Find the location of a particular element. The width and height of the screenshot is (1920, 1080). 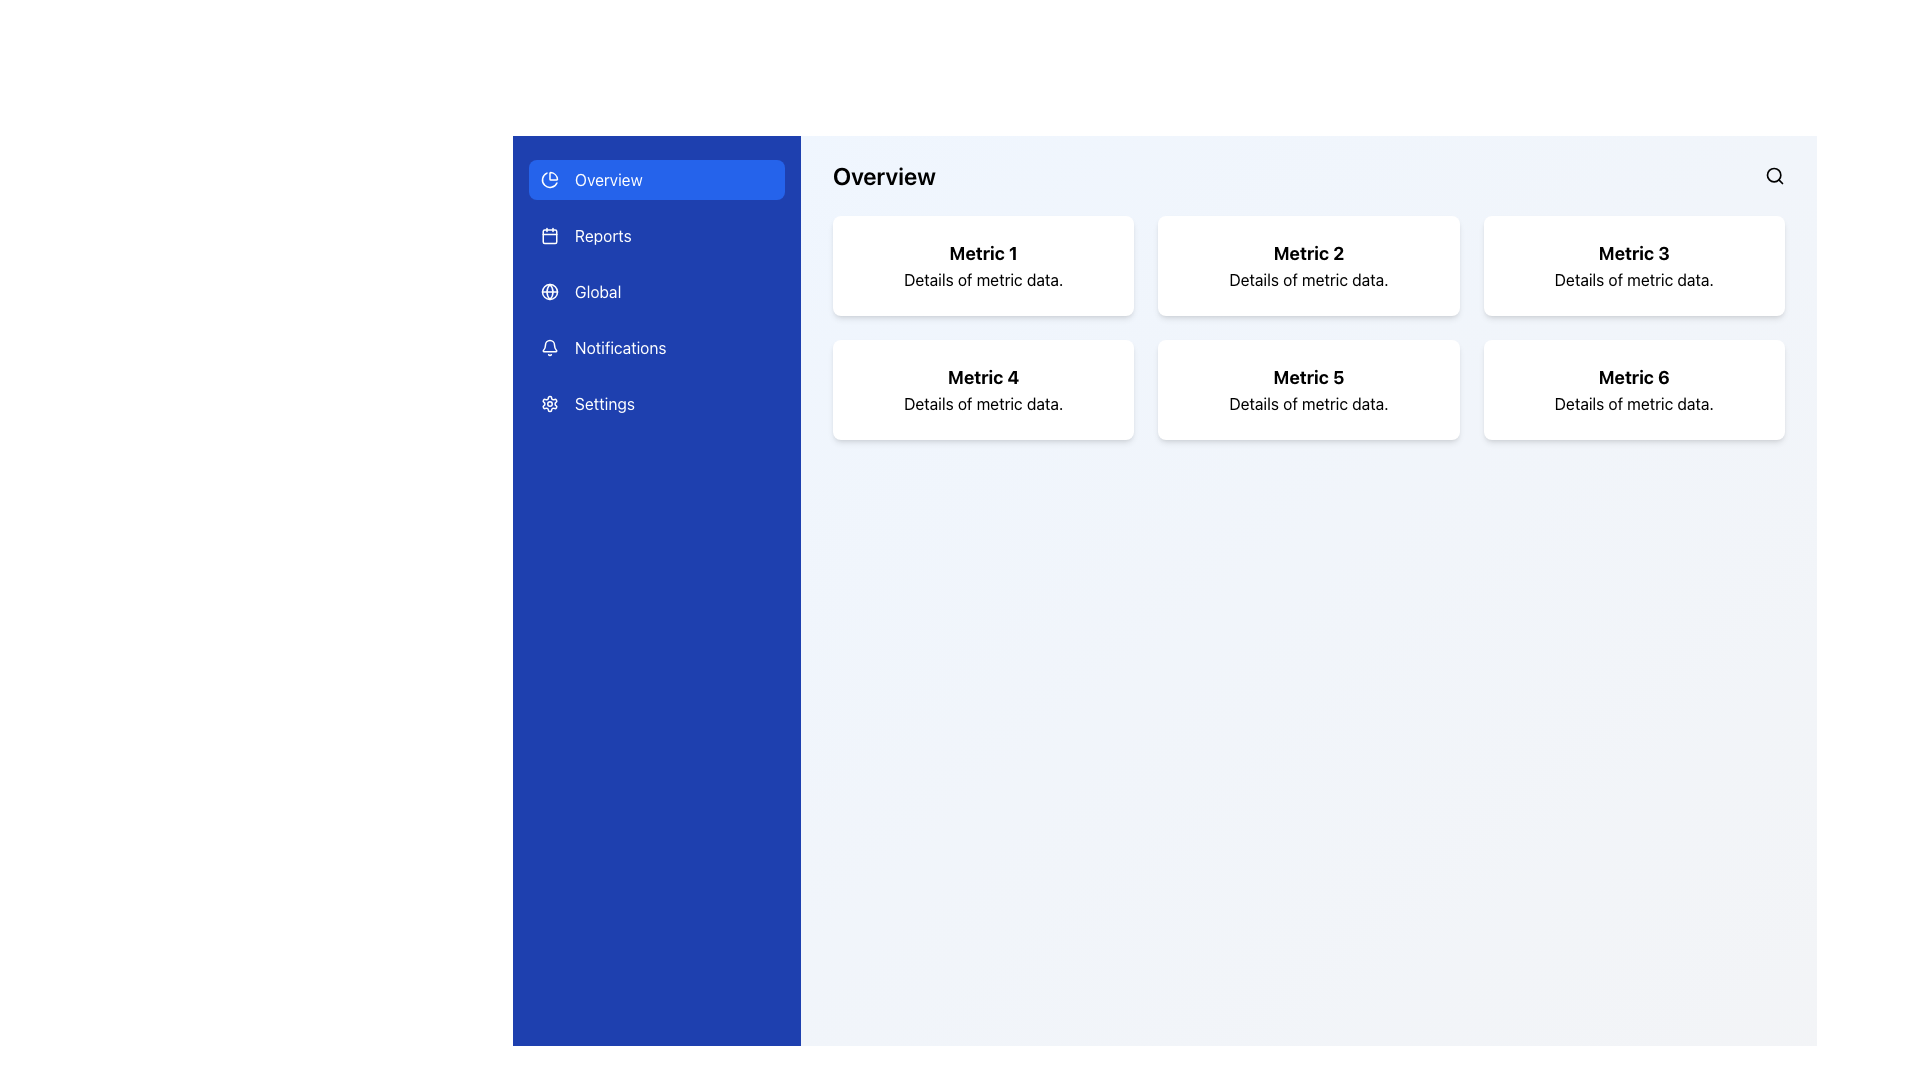

the information displayed on the Informational Card labeled 'Metric 1', which is the first card in a 3-column grid layout, located at the top-left corner of the grid is located at coordinates (983, 265).